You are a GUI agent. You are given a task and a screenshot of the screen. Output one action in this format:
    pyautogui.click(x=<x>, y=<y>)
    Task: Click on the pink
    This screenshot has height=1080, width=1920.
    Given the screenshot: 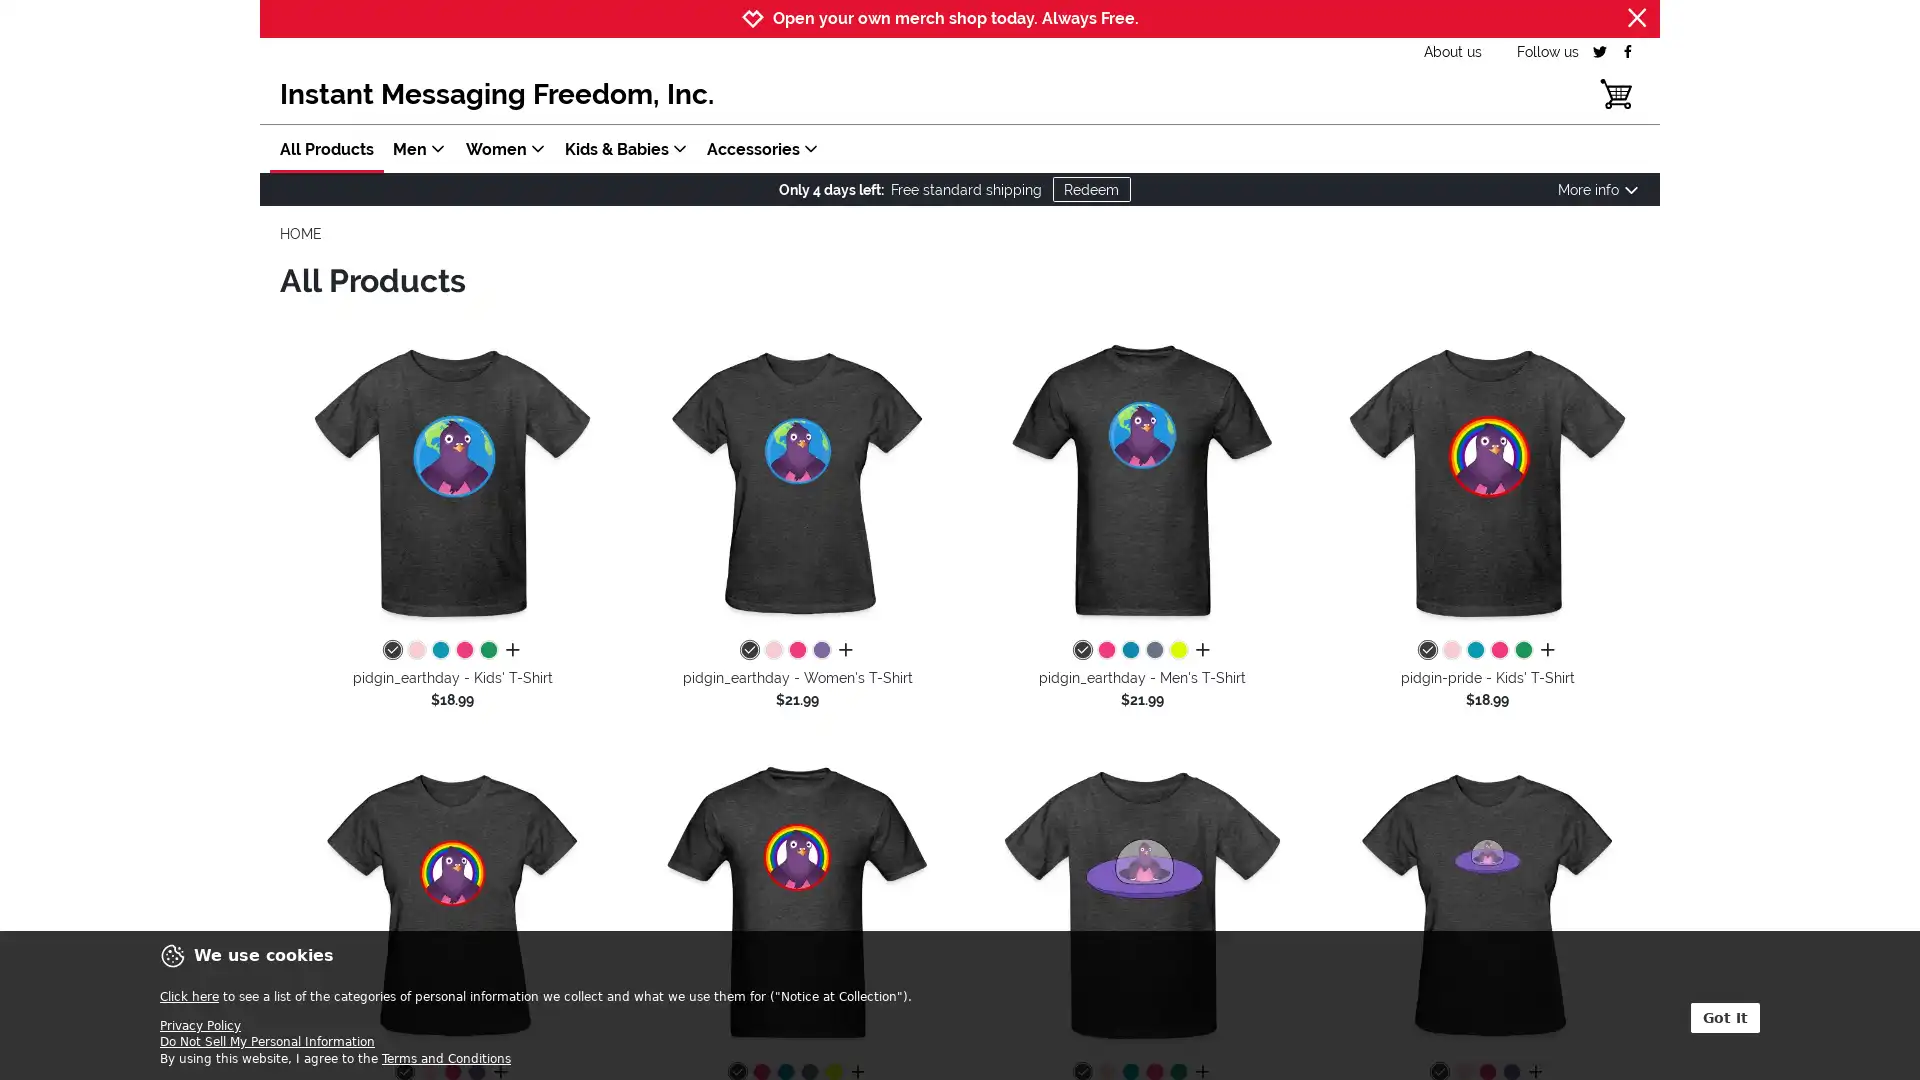 What is the action you would take?
    pyautogui.click(x=1450, y=651)
    